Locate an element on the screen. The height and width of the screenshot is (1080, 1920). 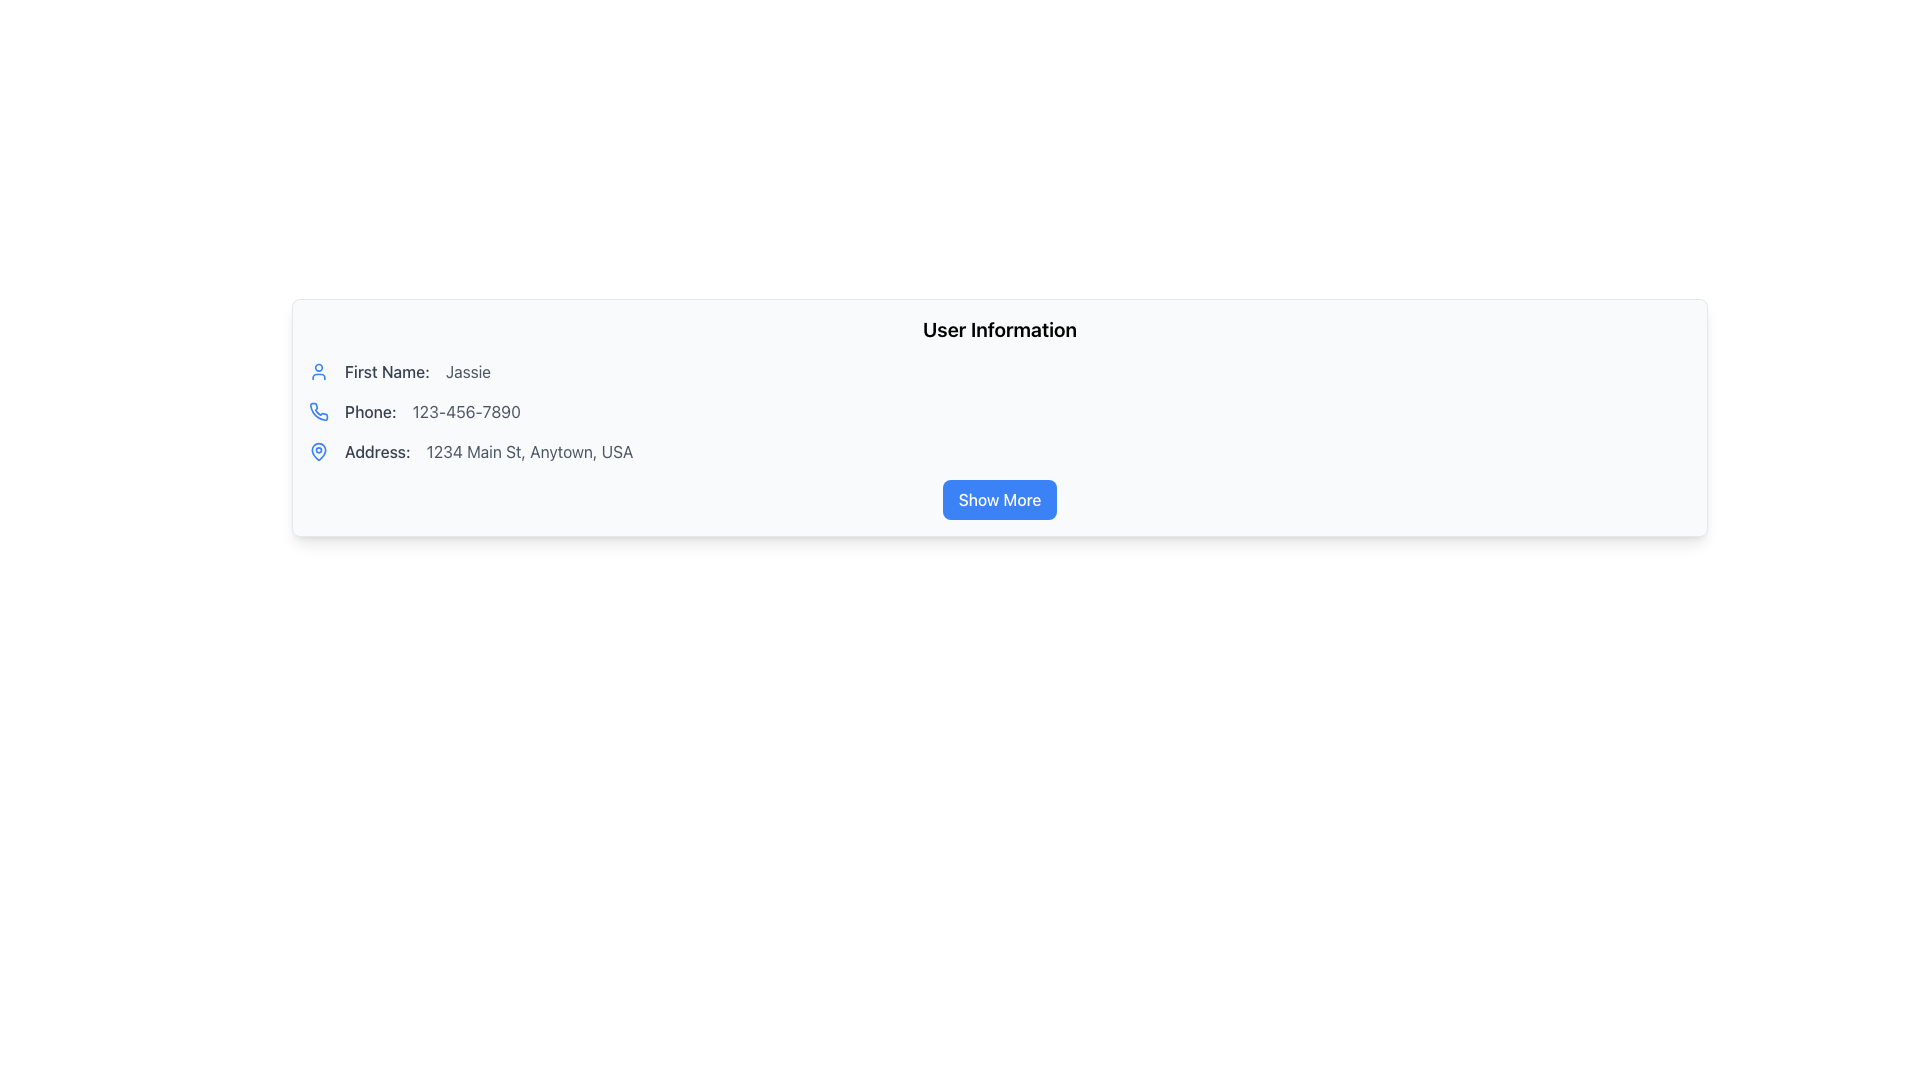
text label displaying the name 'Jassie' which is positioned to the right of the label 'First Name:' in gray font is located at coordinates (467, 371).